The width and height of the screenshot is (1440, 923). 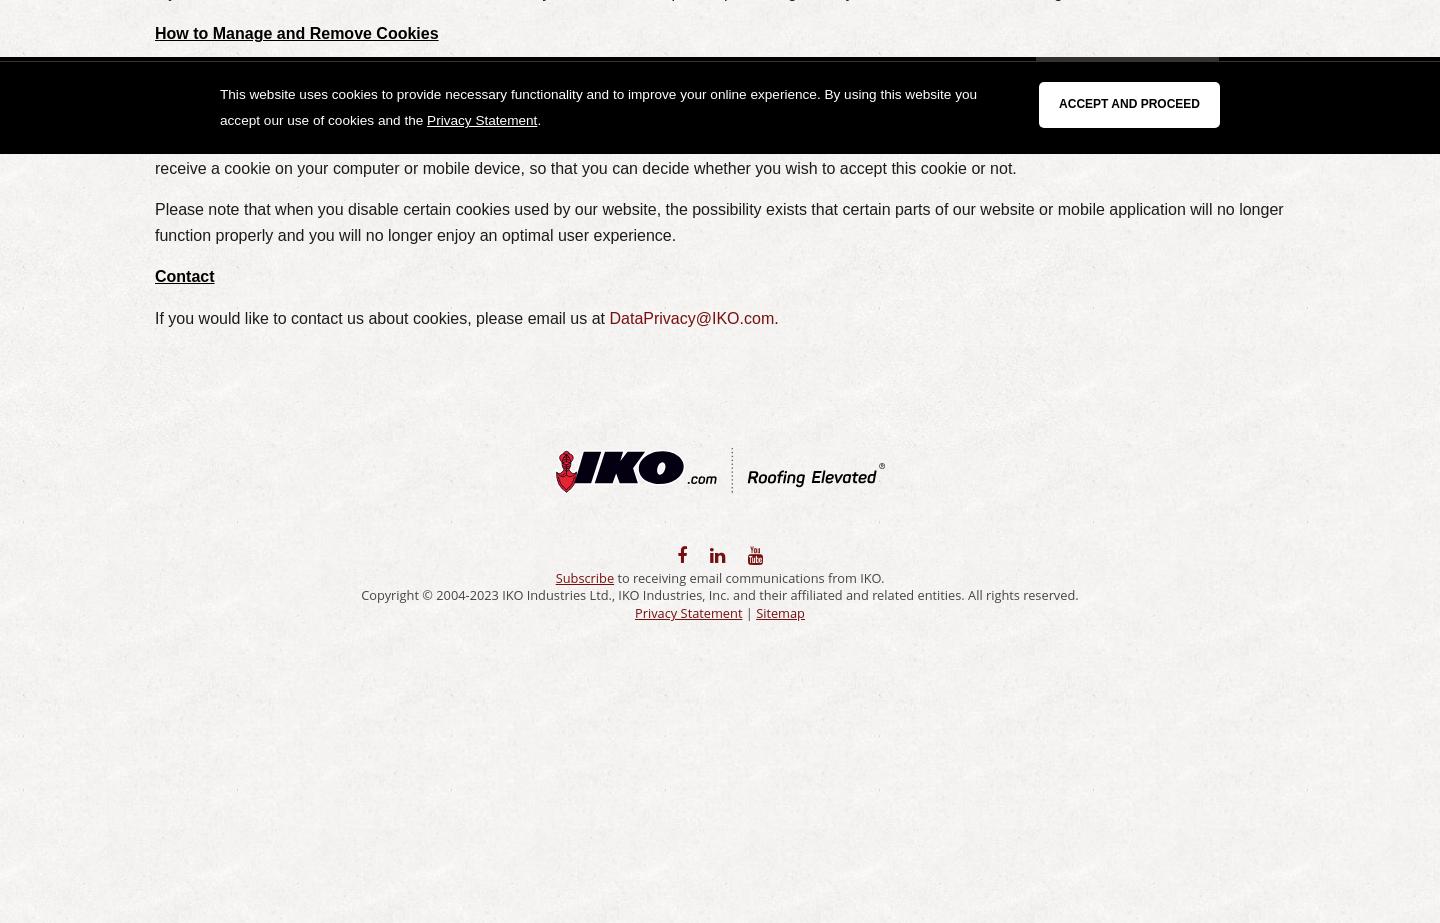 I want to click on 'Technical Info', so click(x=454, y=80).